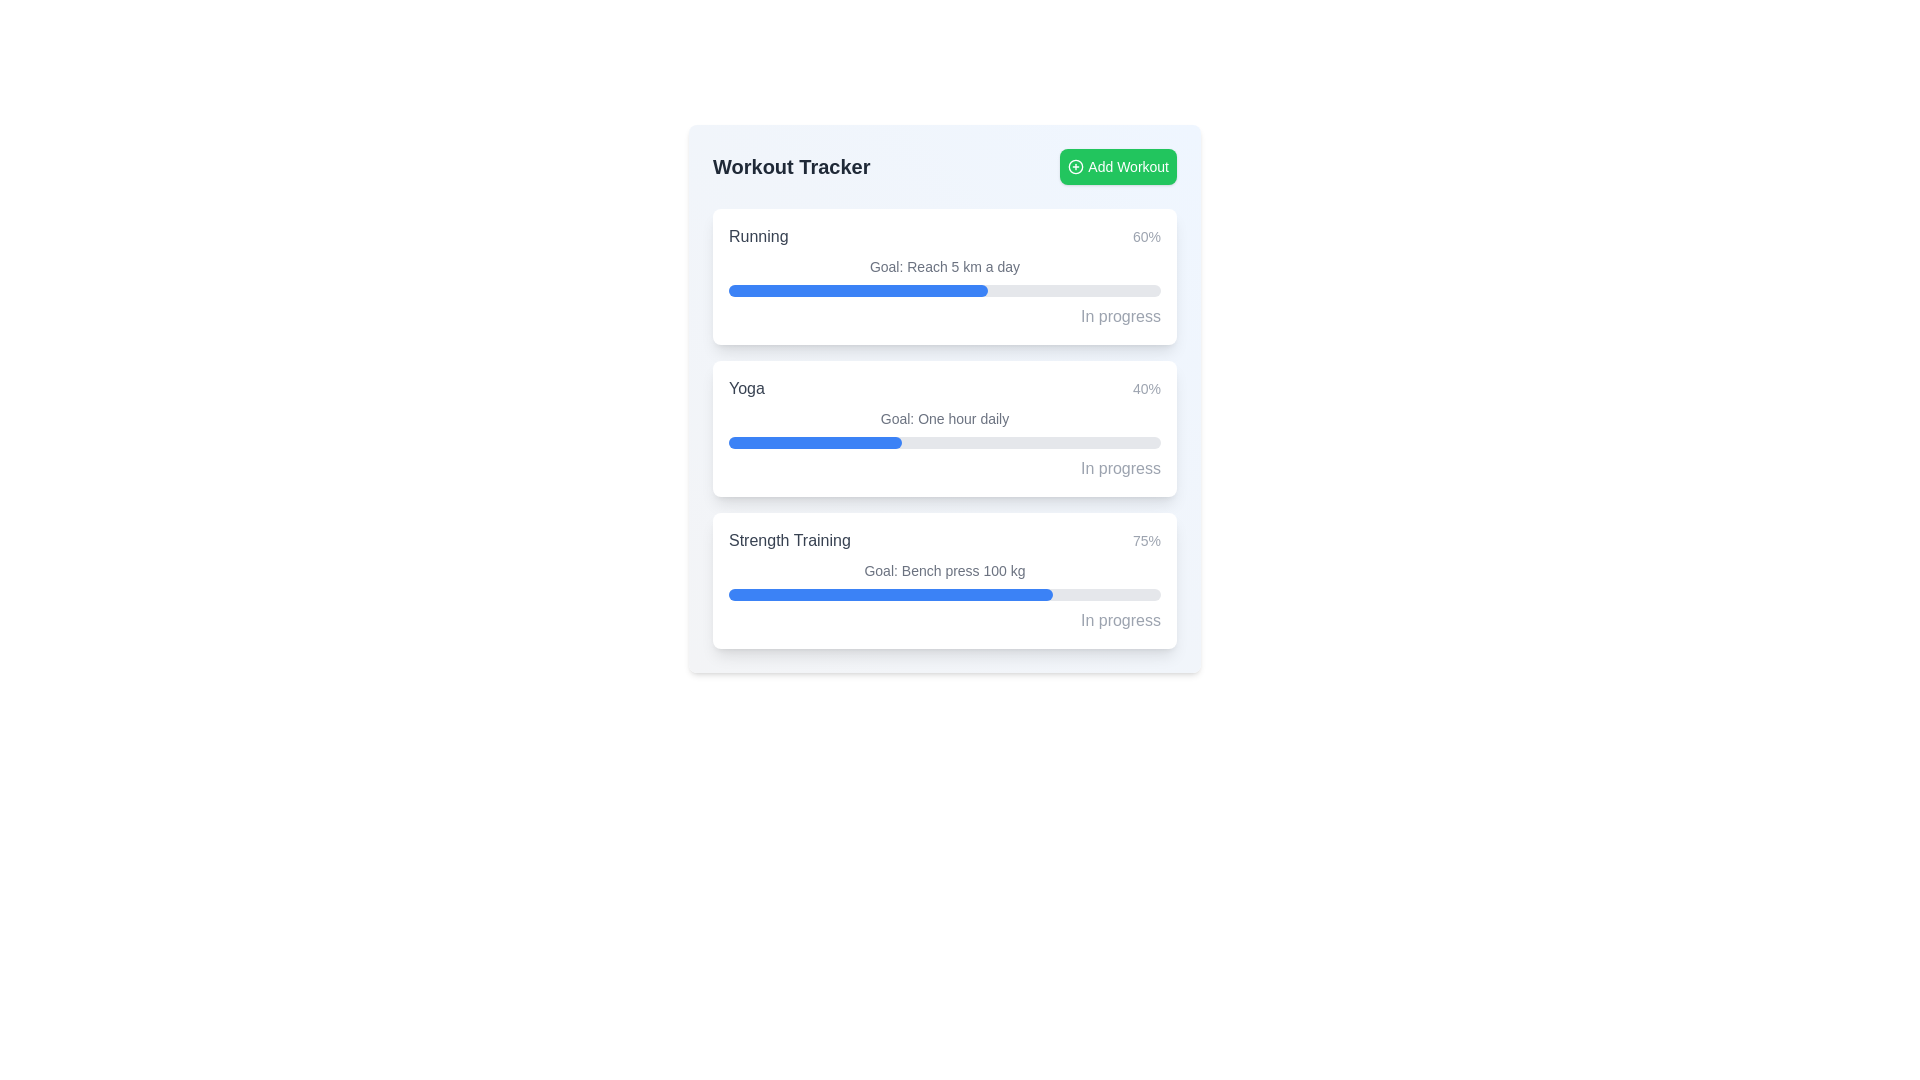 This screenshot has width=1920, height=1080. Describe the element at coordinates (1075, 165) in the screenshot. I see `the 'Add Workout' button by targeting the Icon located on its right-hand side in the header section of the Workout Tracker interface` at that location.